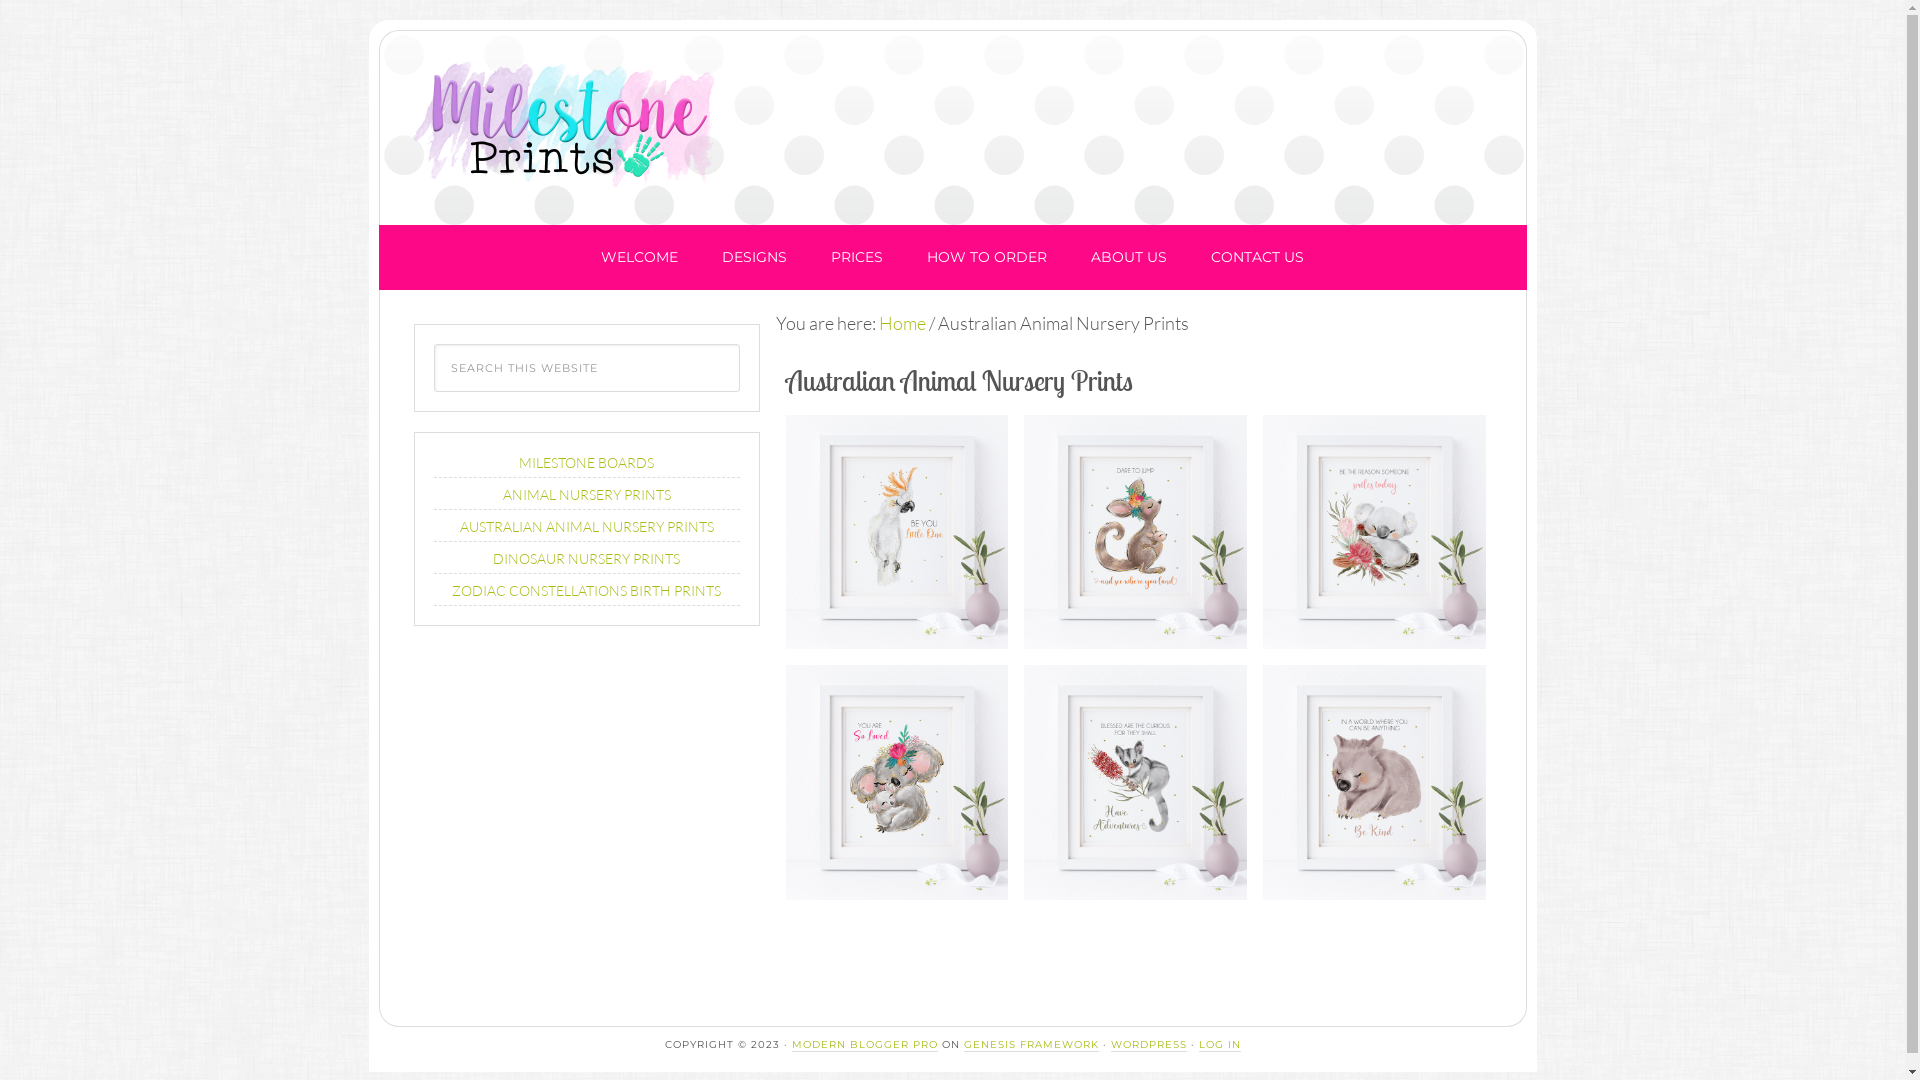  I want to click on 'DINOSAUR NURSERY PRINTS', so click(493, 558).